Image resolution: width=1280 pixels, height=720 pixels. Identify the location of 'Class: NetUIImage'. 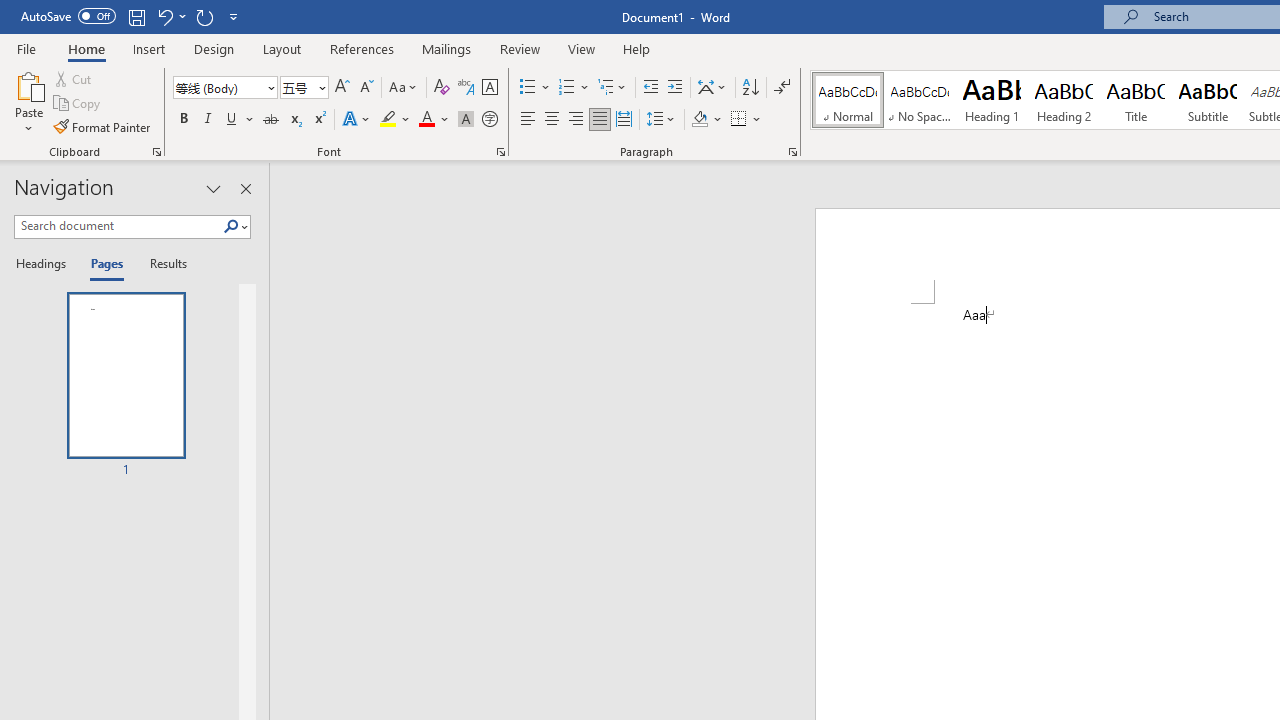
(231, 225).